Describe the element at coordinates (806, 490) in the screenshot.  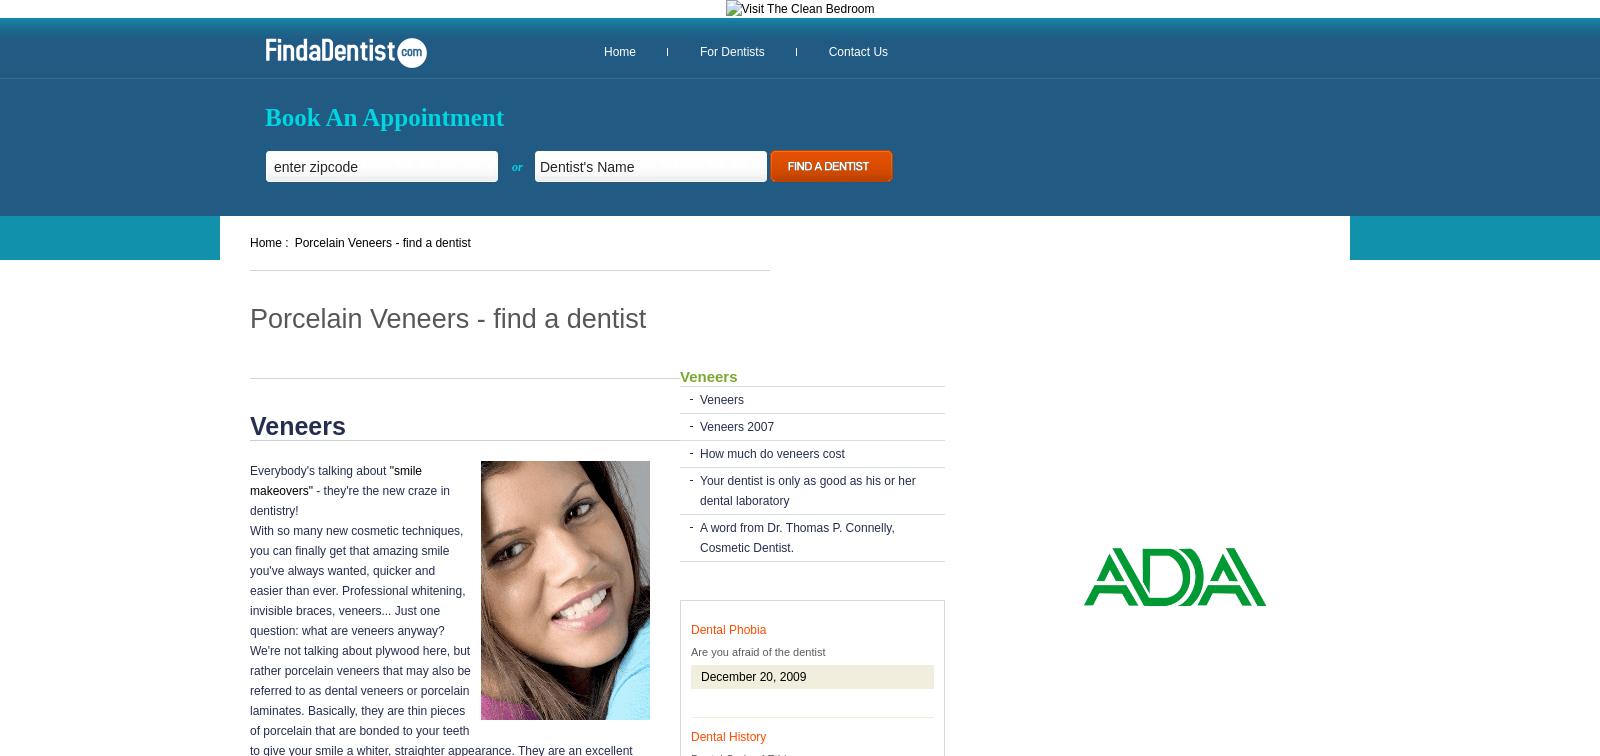
I see `'Your dentist is only as good as his or her dental laboratory'` at that location.